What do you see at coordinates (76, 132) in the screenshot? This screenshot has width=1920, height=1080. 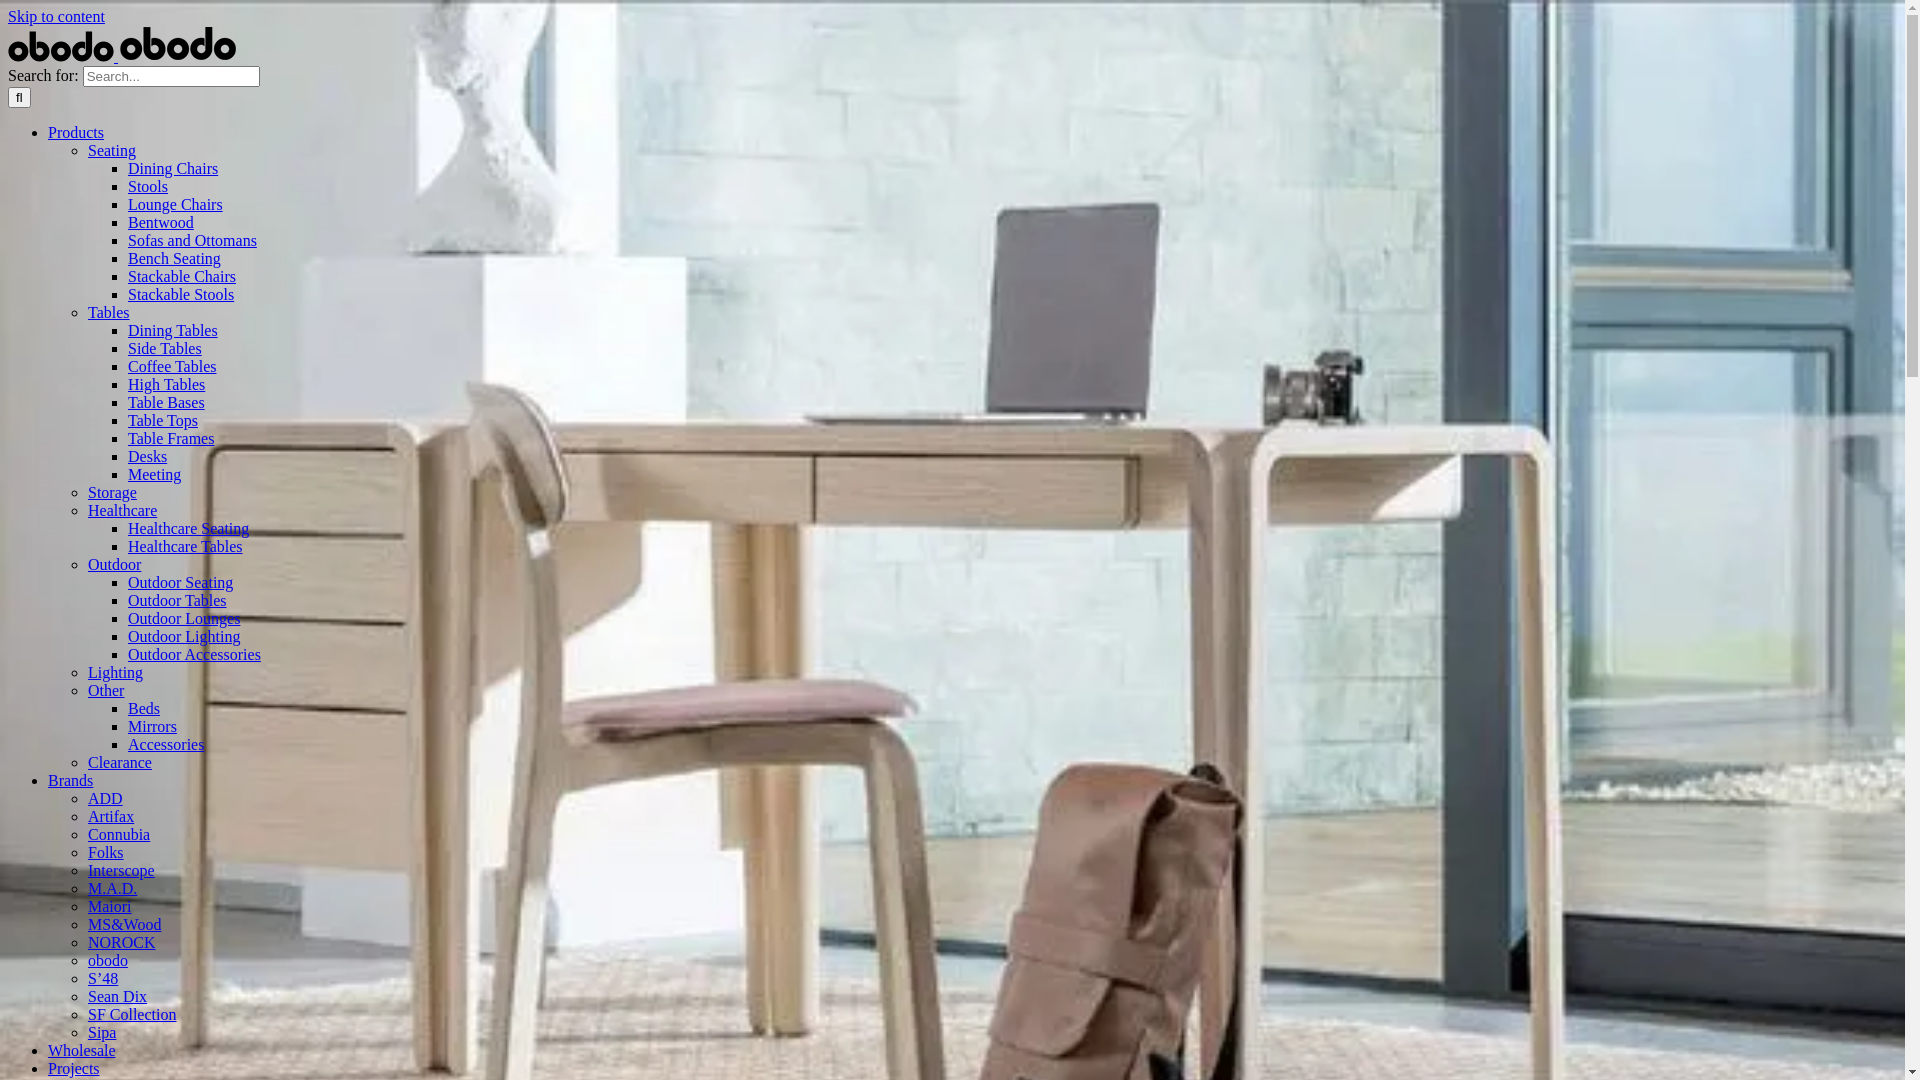 I see `'Products'` at bounding box center [76, 132].